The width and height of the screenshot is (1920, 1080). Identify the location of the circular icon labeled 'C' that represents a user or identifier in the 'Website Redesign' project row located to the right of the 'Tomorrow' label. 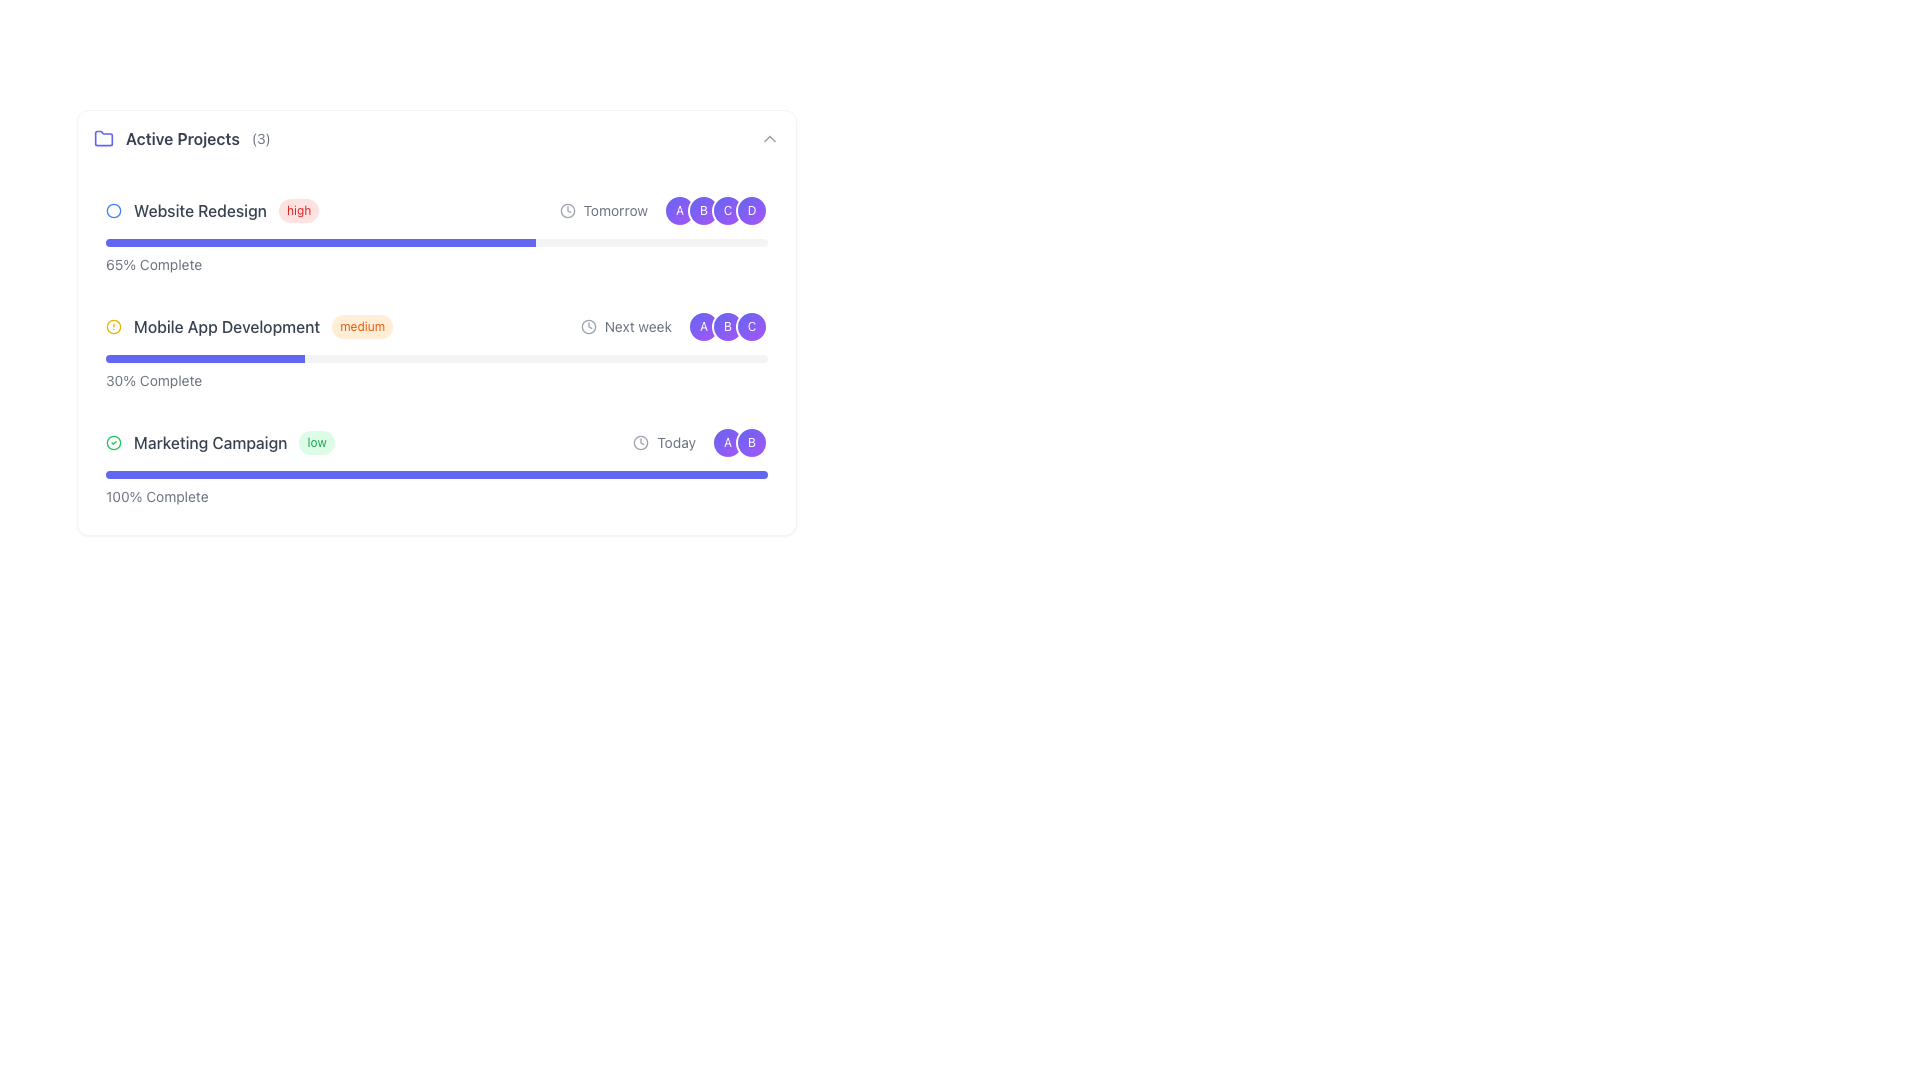
(727, 211).